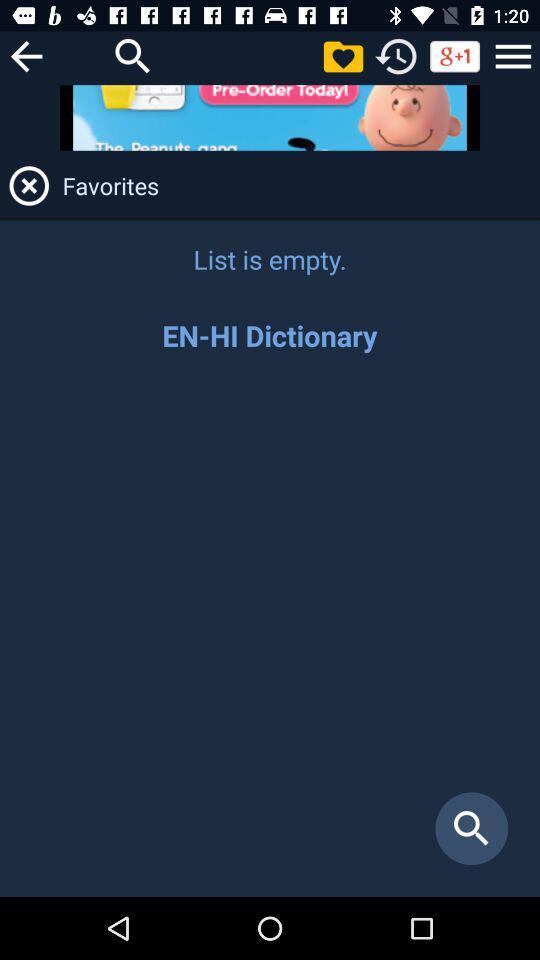  I want to click on the arrow_backward icon, so click(25, 55).